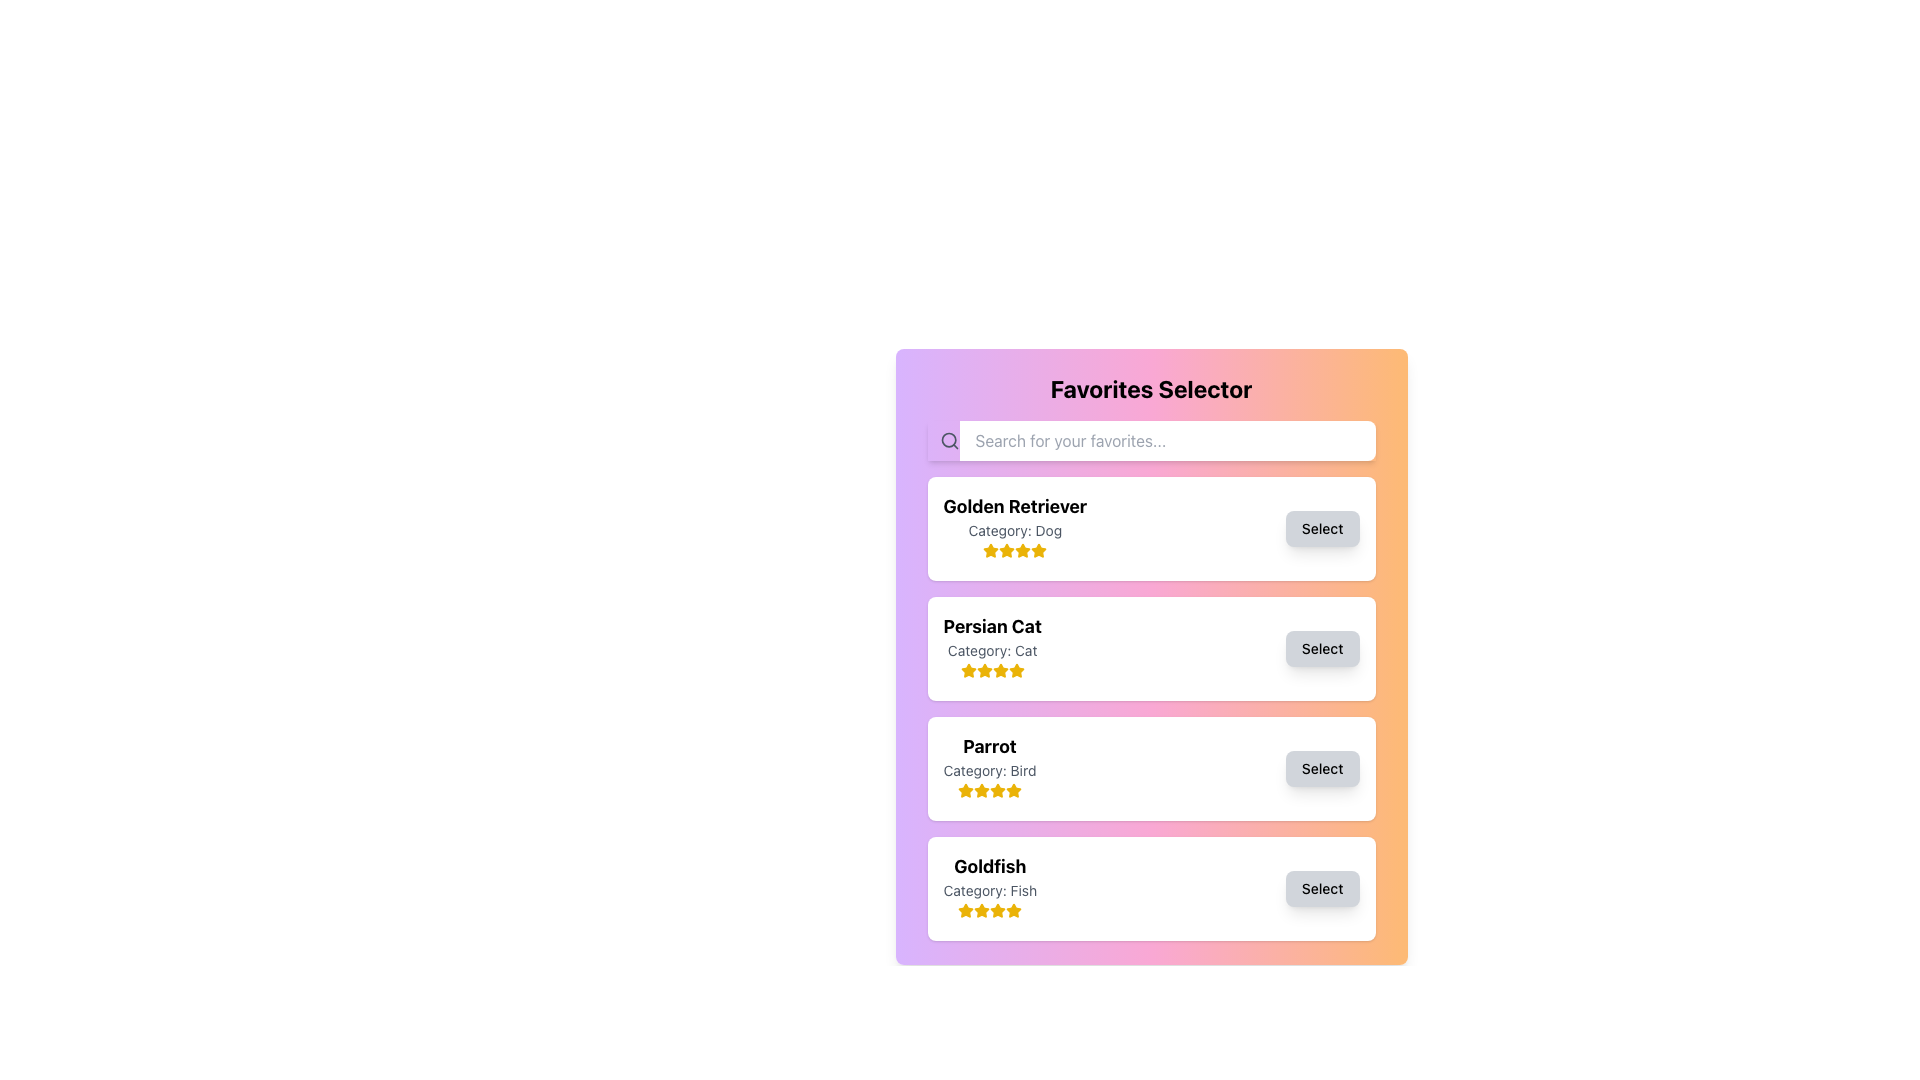 The width and height of the screenshot is (1920, 1080). Describe the element at coordinates (989, 747) in the screenshot. I see `the Text Label identifying the 'Parrot' entry in the Favorites Selector component, which is centrally located above the text 'Category: Bird' in the third list item` at that location.